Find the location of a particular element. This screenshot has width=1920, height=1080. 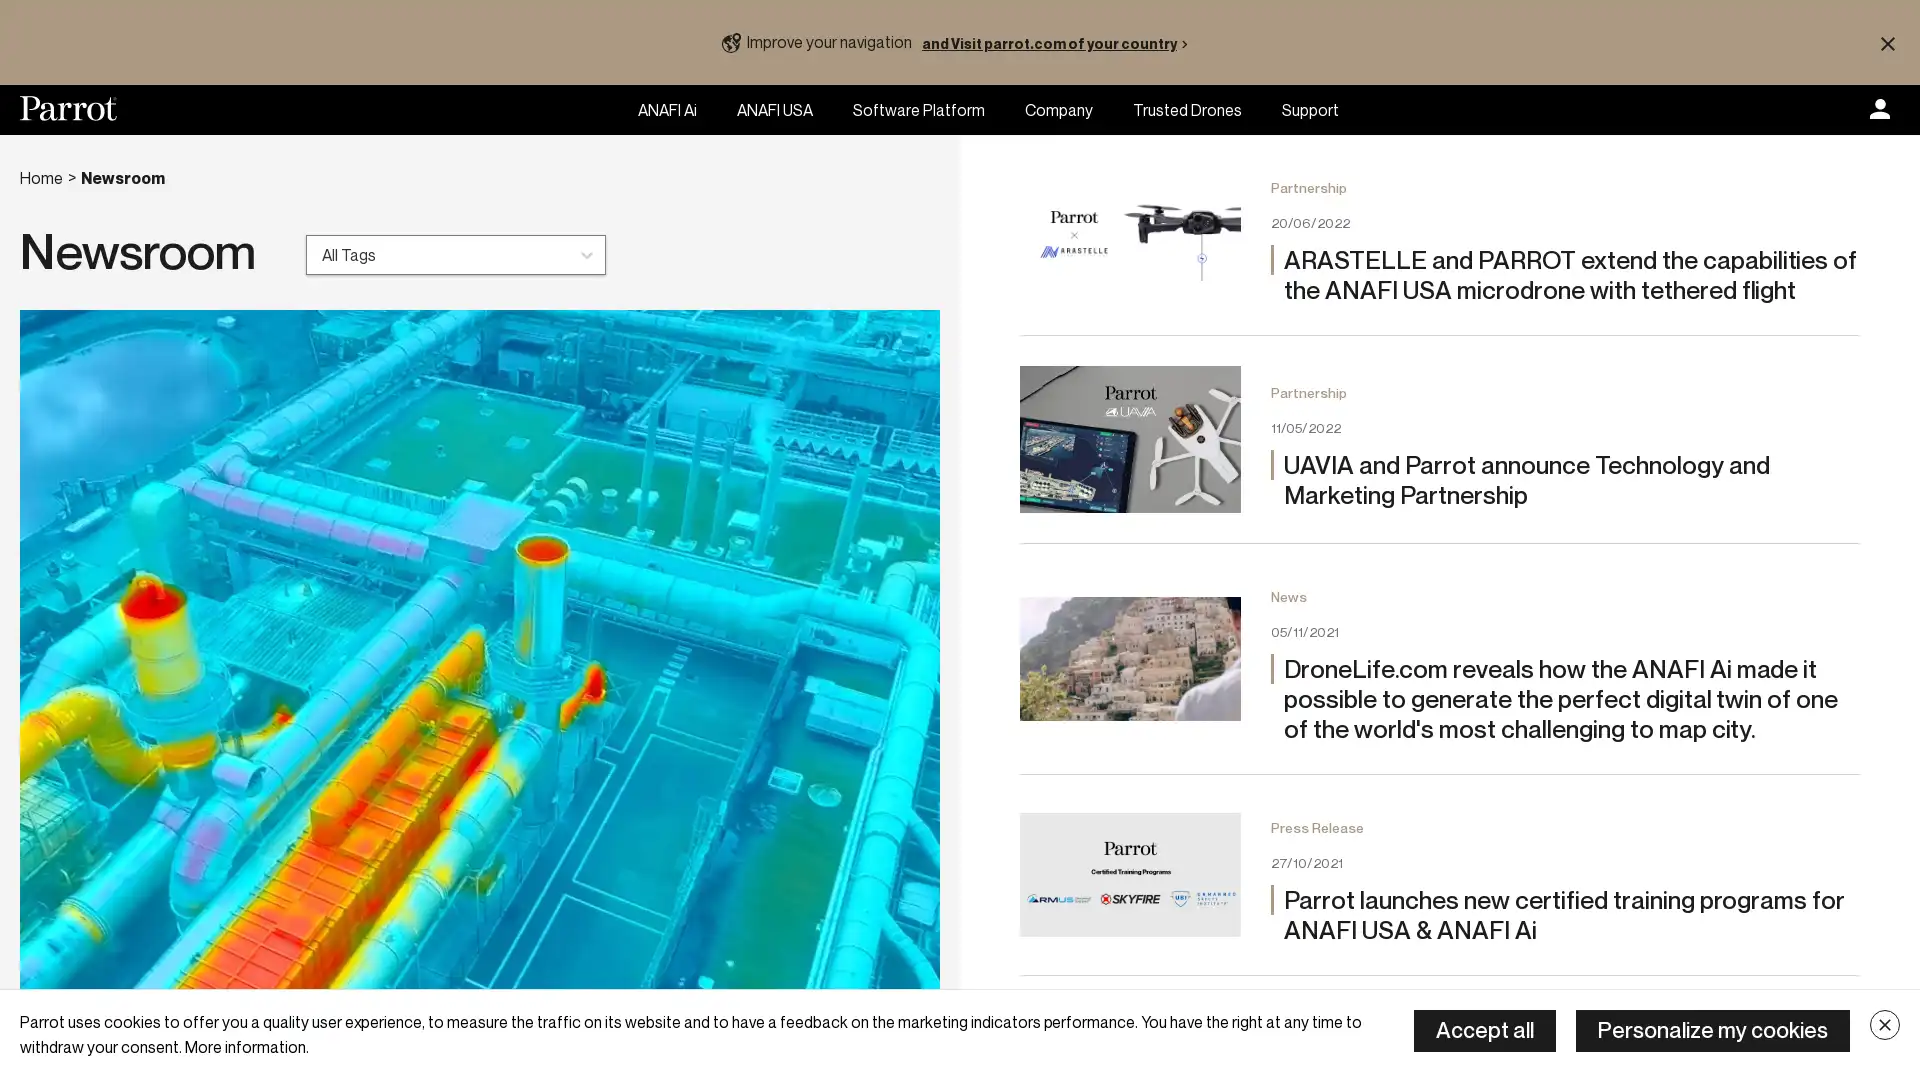

Personalize my cookies is located at coordinates (1712, 1030).